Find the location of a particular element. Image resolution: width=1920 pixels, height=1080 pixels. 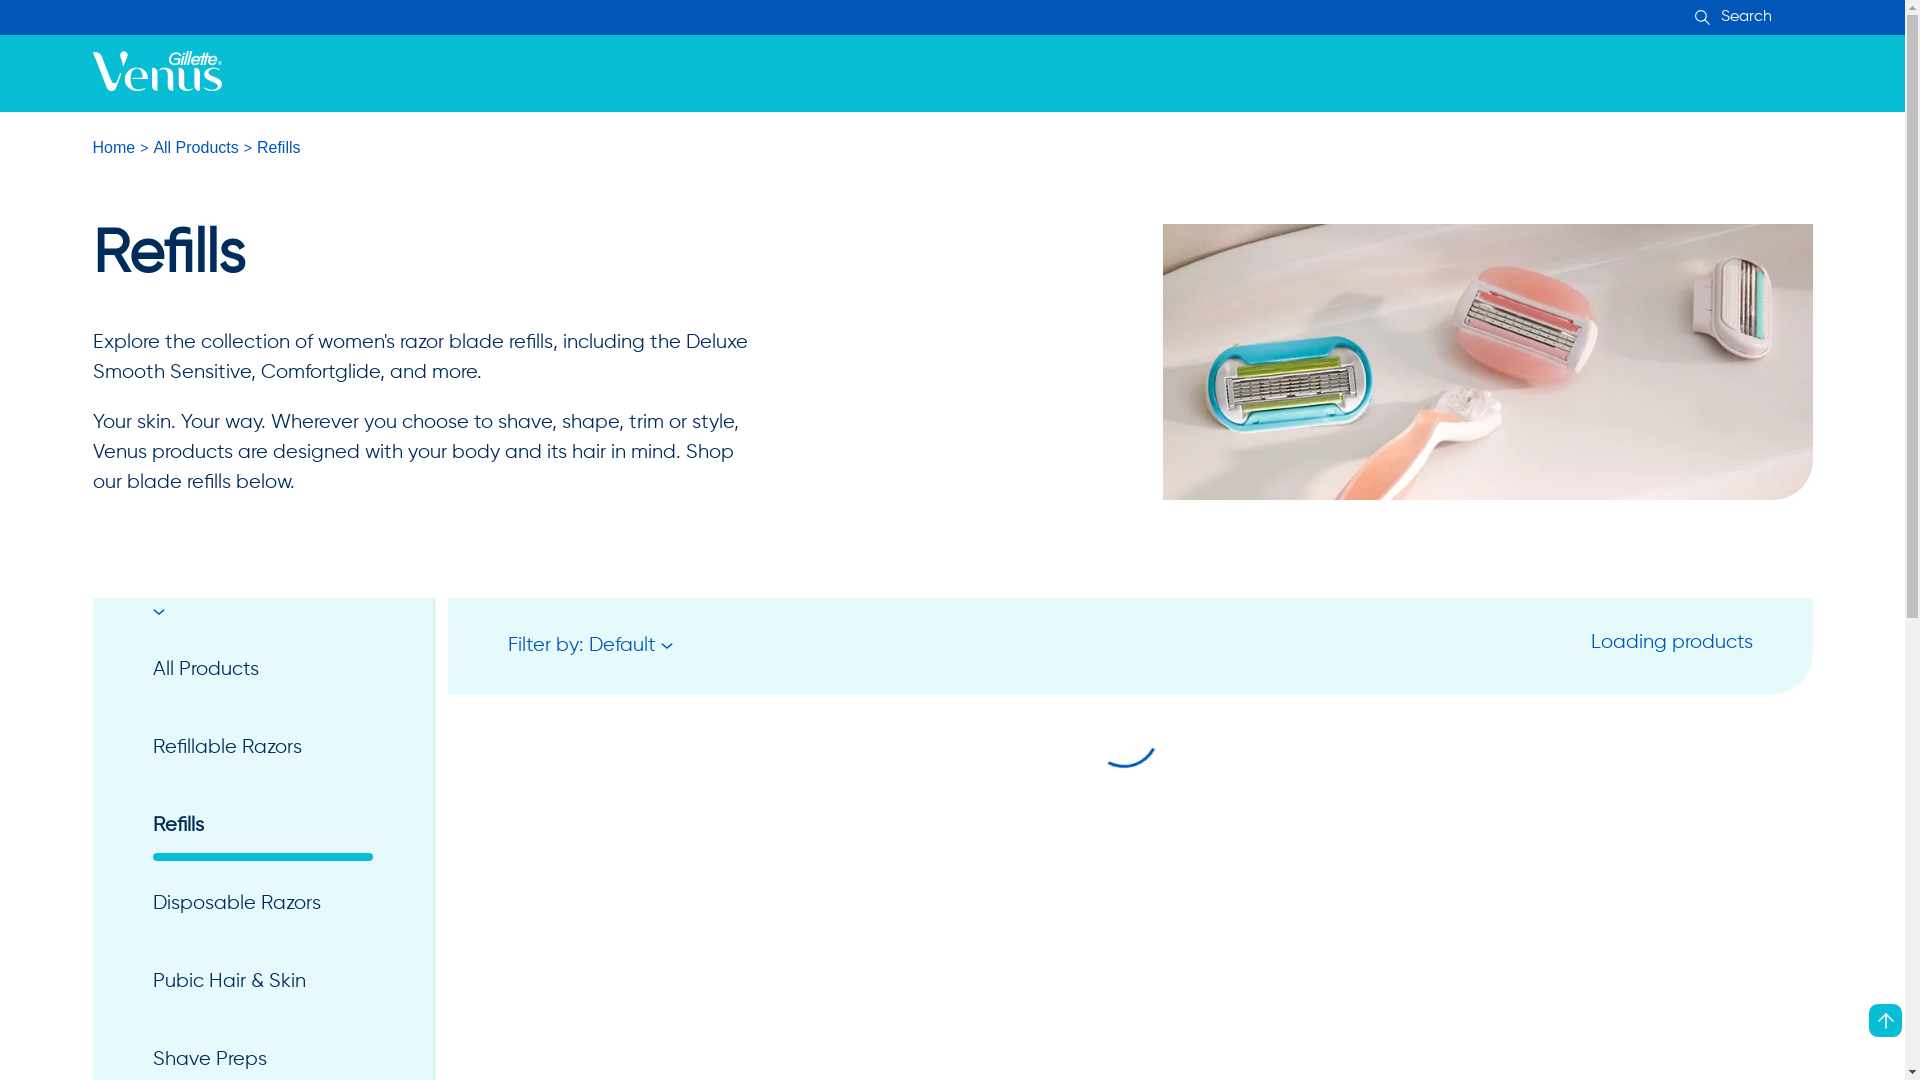

'Refills' is located at coordinates (261, 825).